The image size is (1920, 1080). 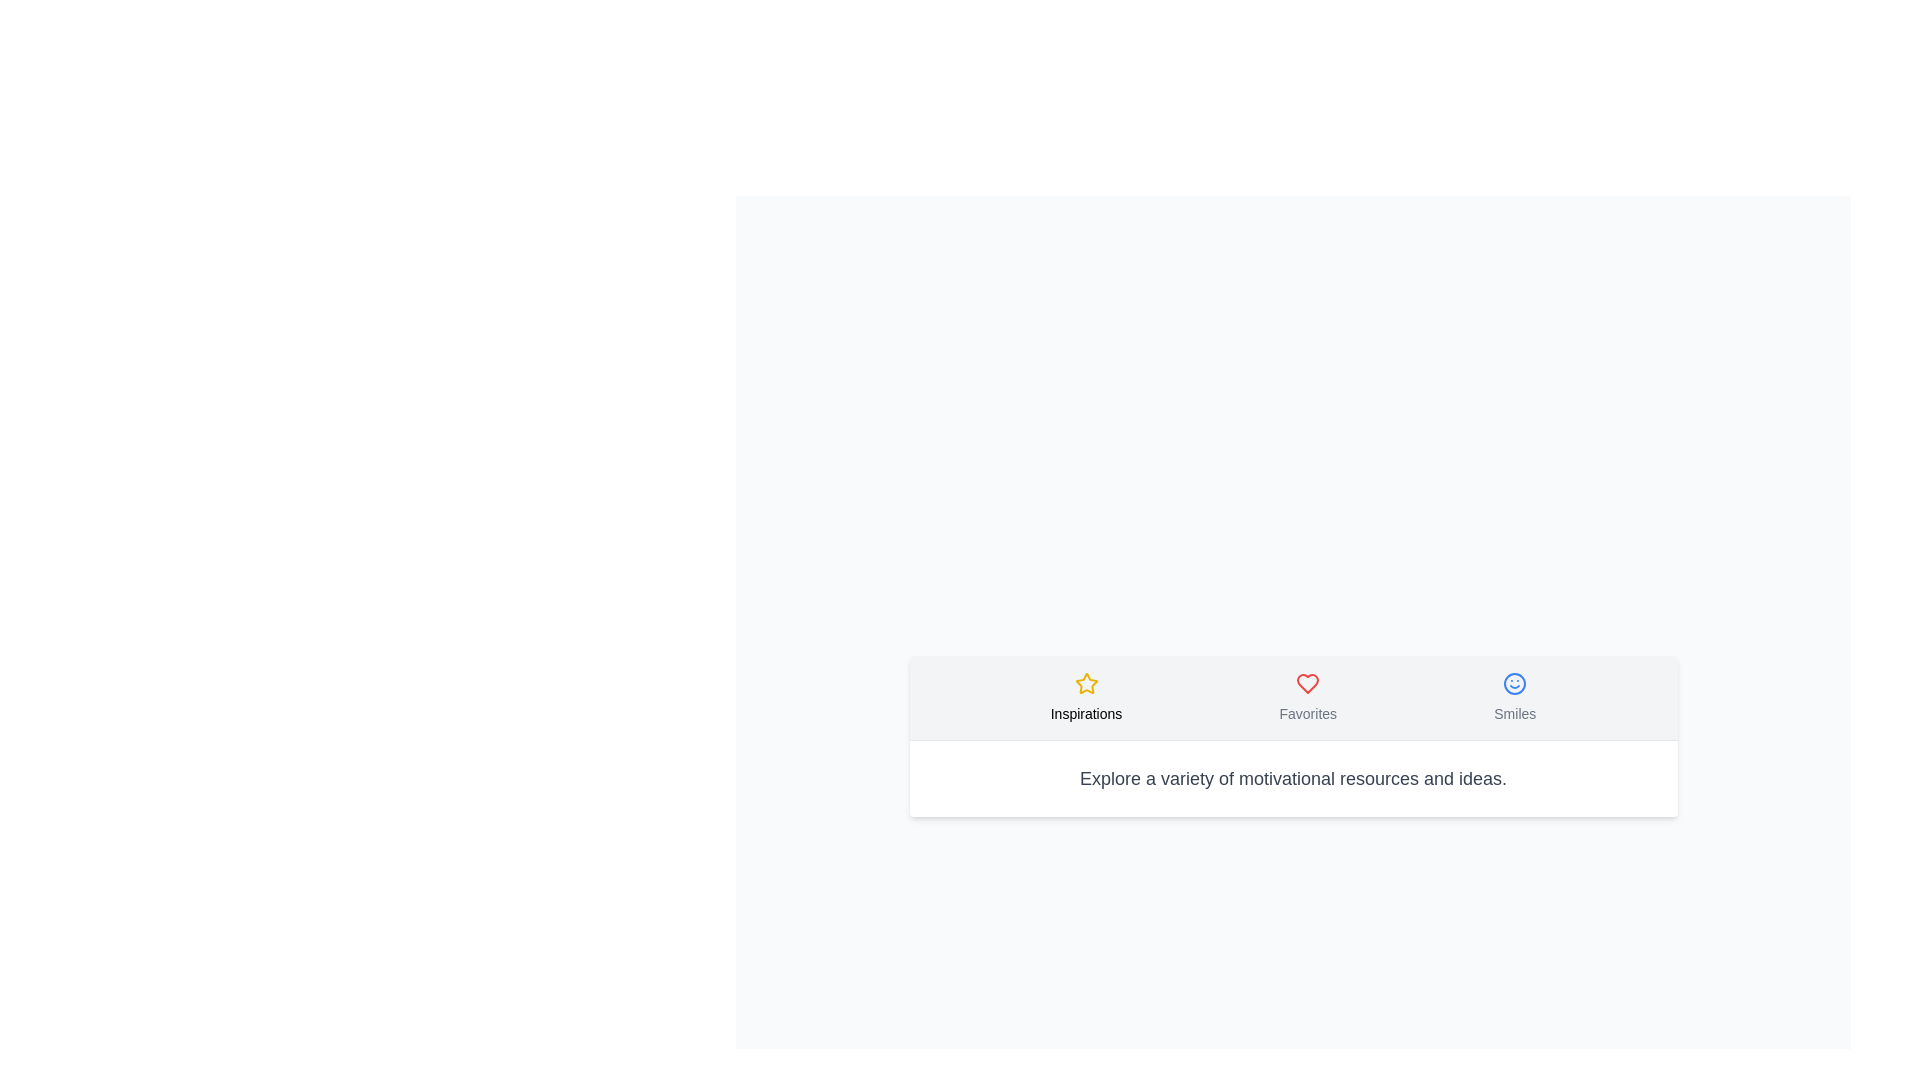 What do you see at coordinates (1085, 696) in the screenshot?
I see `the Inspirations tab from the ContentTabs component` at bounding box center [1085, 696].